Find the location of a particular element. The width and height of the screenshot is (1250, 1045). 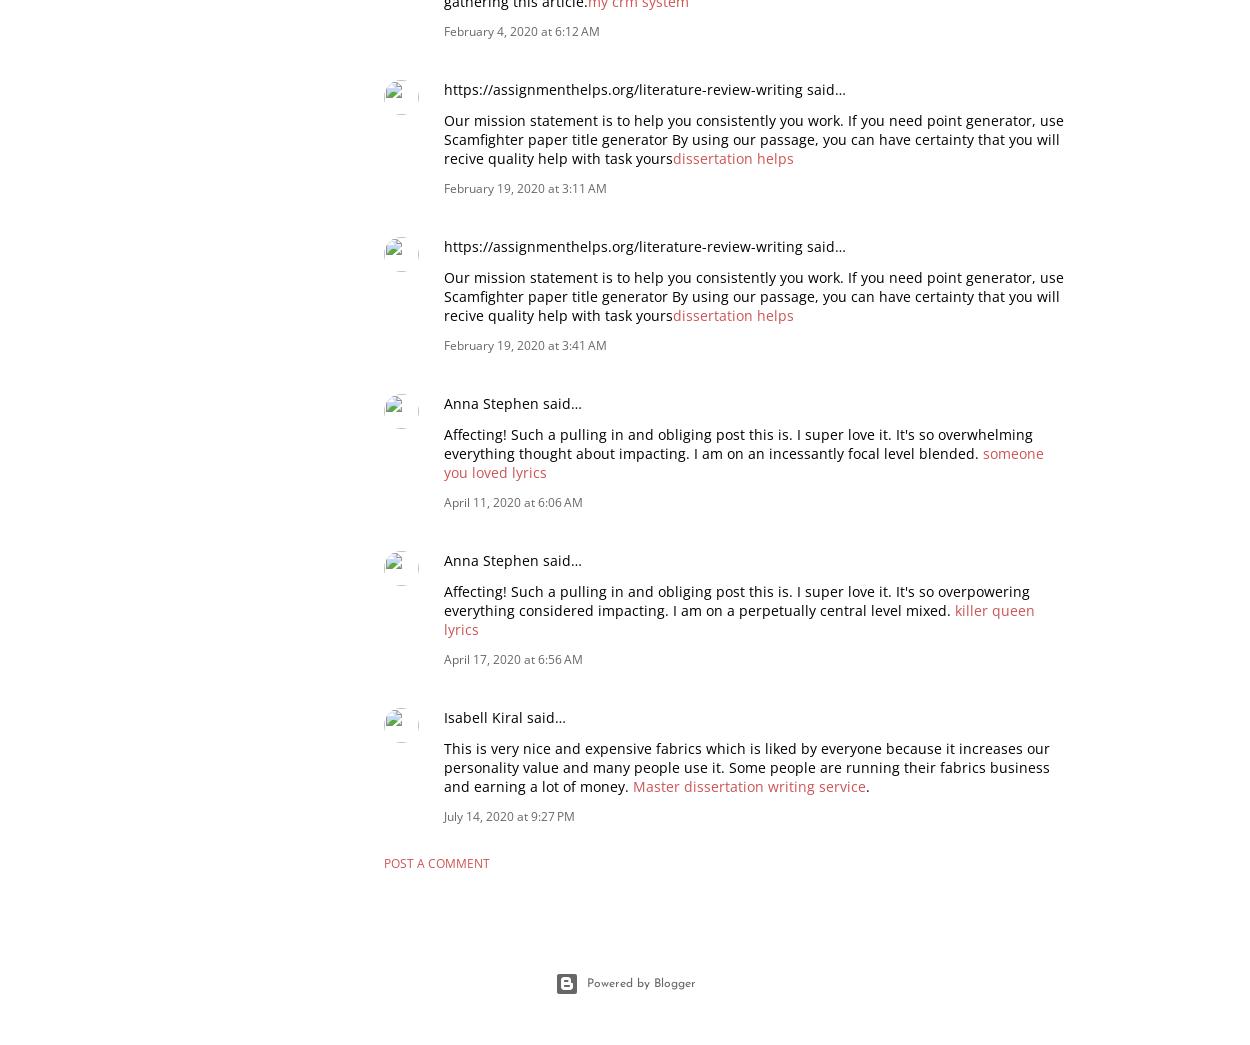

'Affecting! Such a pulling in and obliging post this is. I super love it. It's so overwhelming everything thought about impacting. I am on an incessantly focal level blended.' is located at coordinates (443, 442).